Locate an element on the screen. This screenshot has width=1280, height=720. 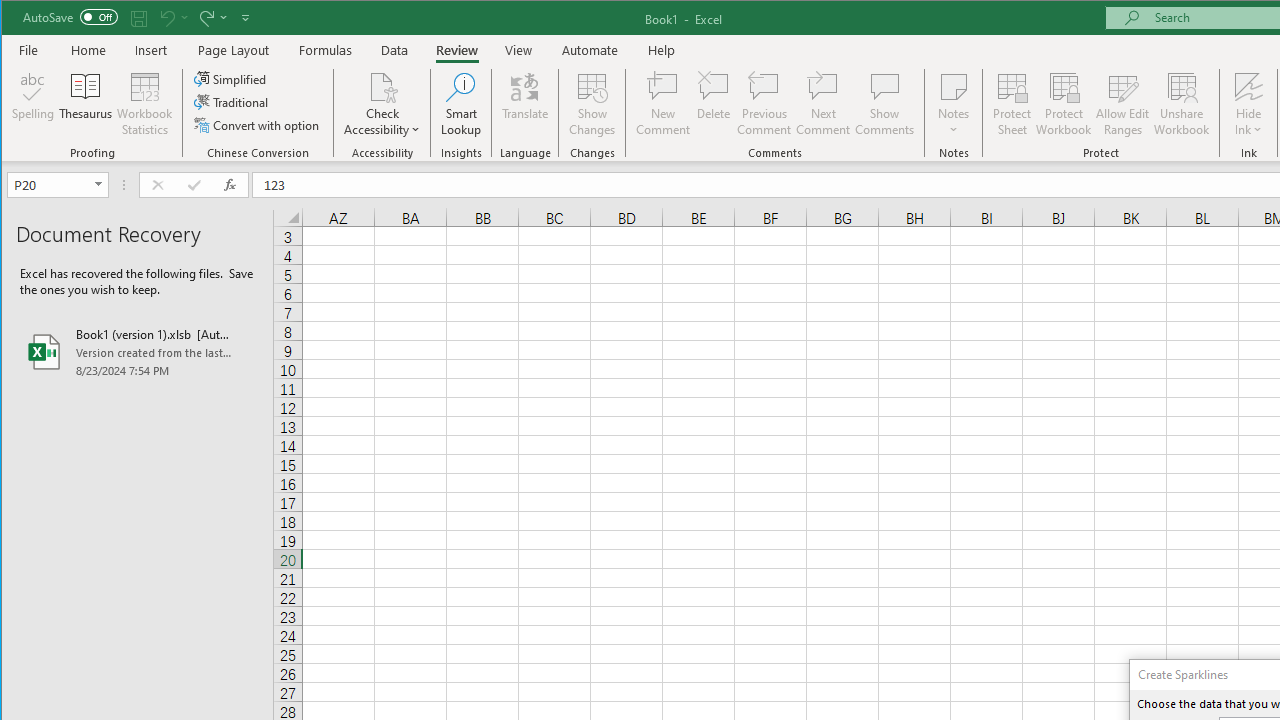
'AutoSave' is located at coordinates (70, 17).